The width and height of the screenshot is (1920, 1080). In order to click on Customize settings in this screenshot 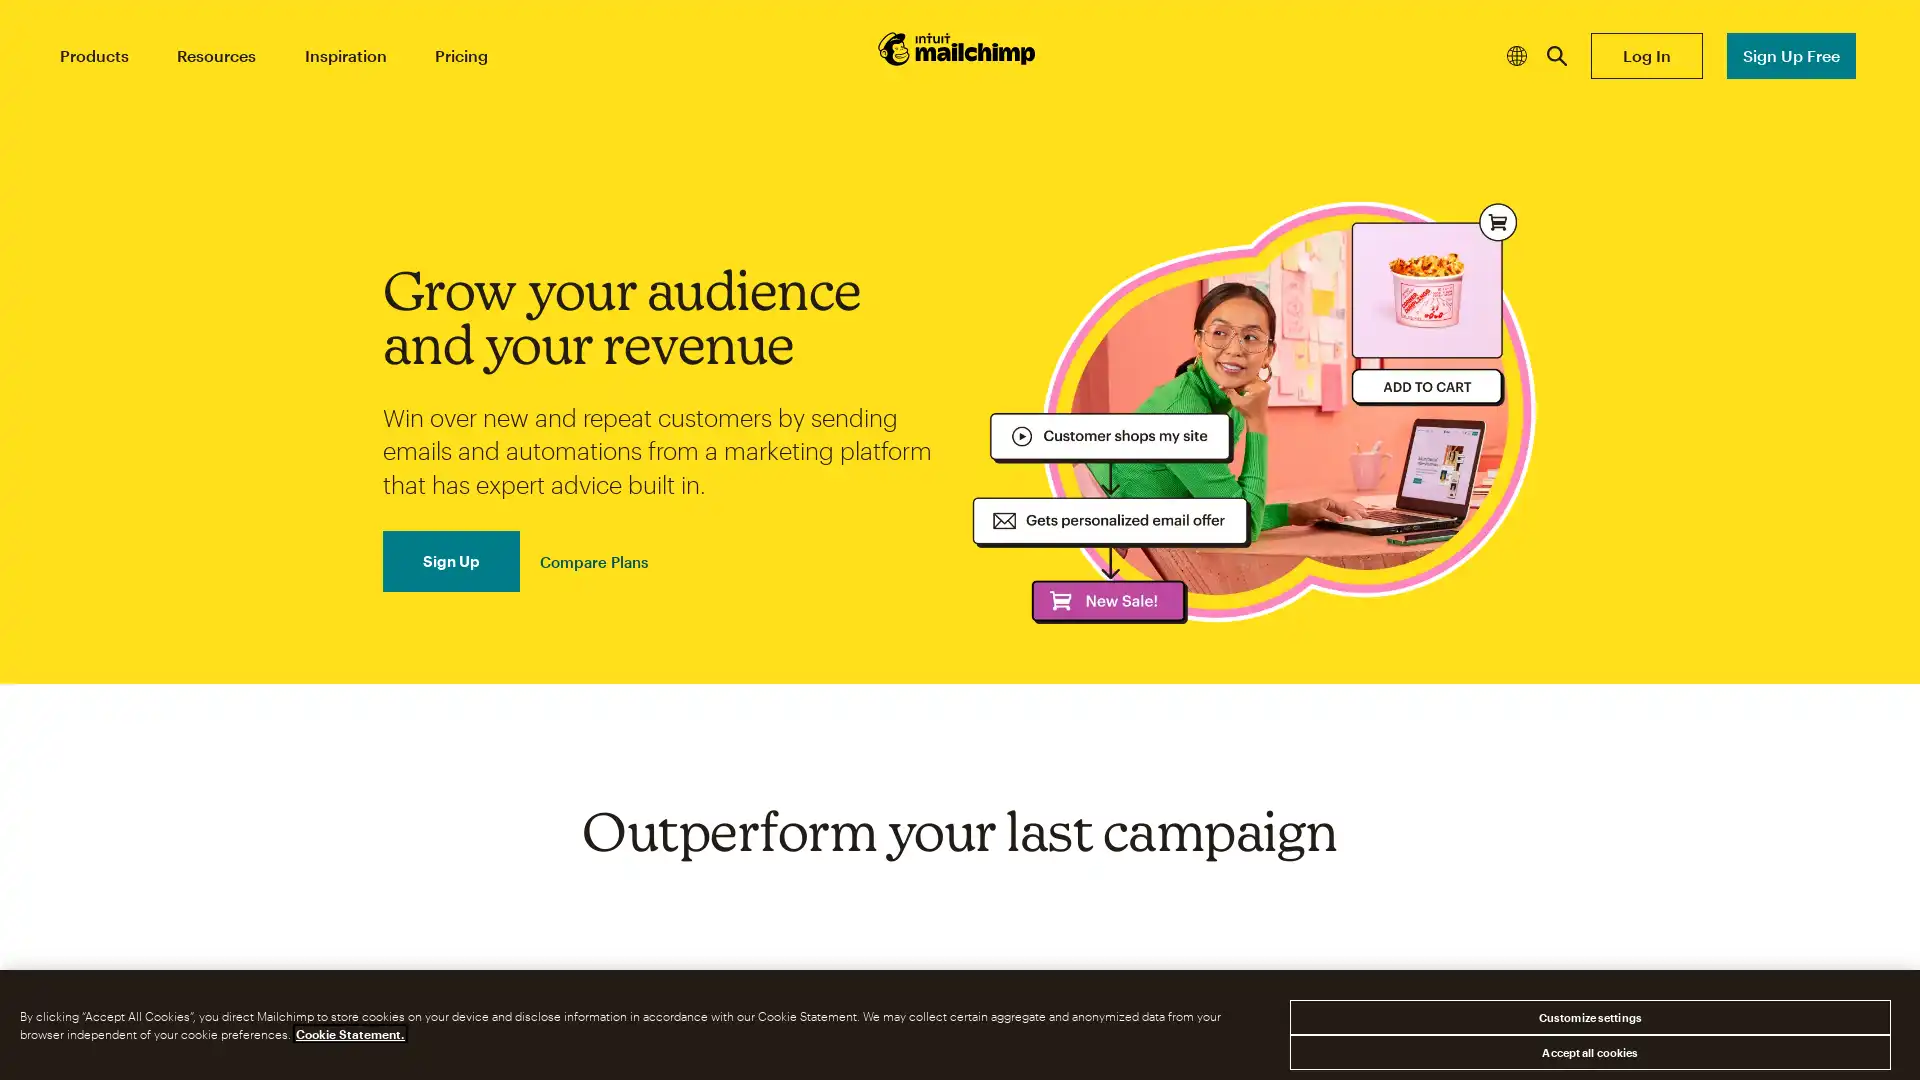, I will do `click(1588, 1017)`.